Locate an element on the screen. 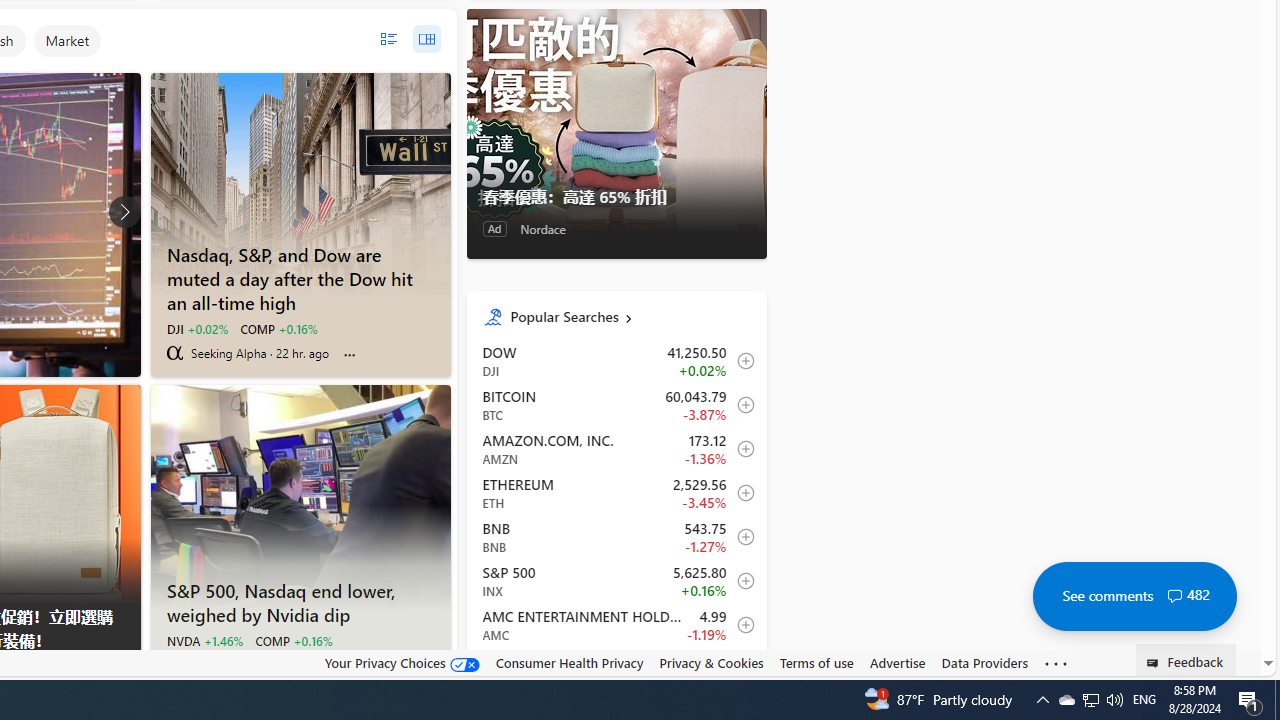  'Your Privacy Choices' is located at coordinates (400, 663).